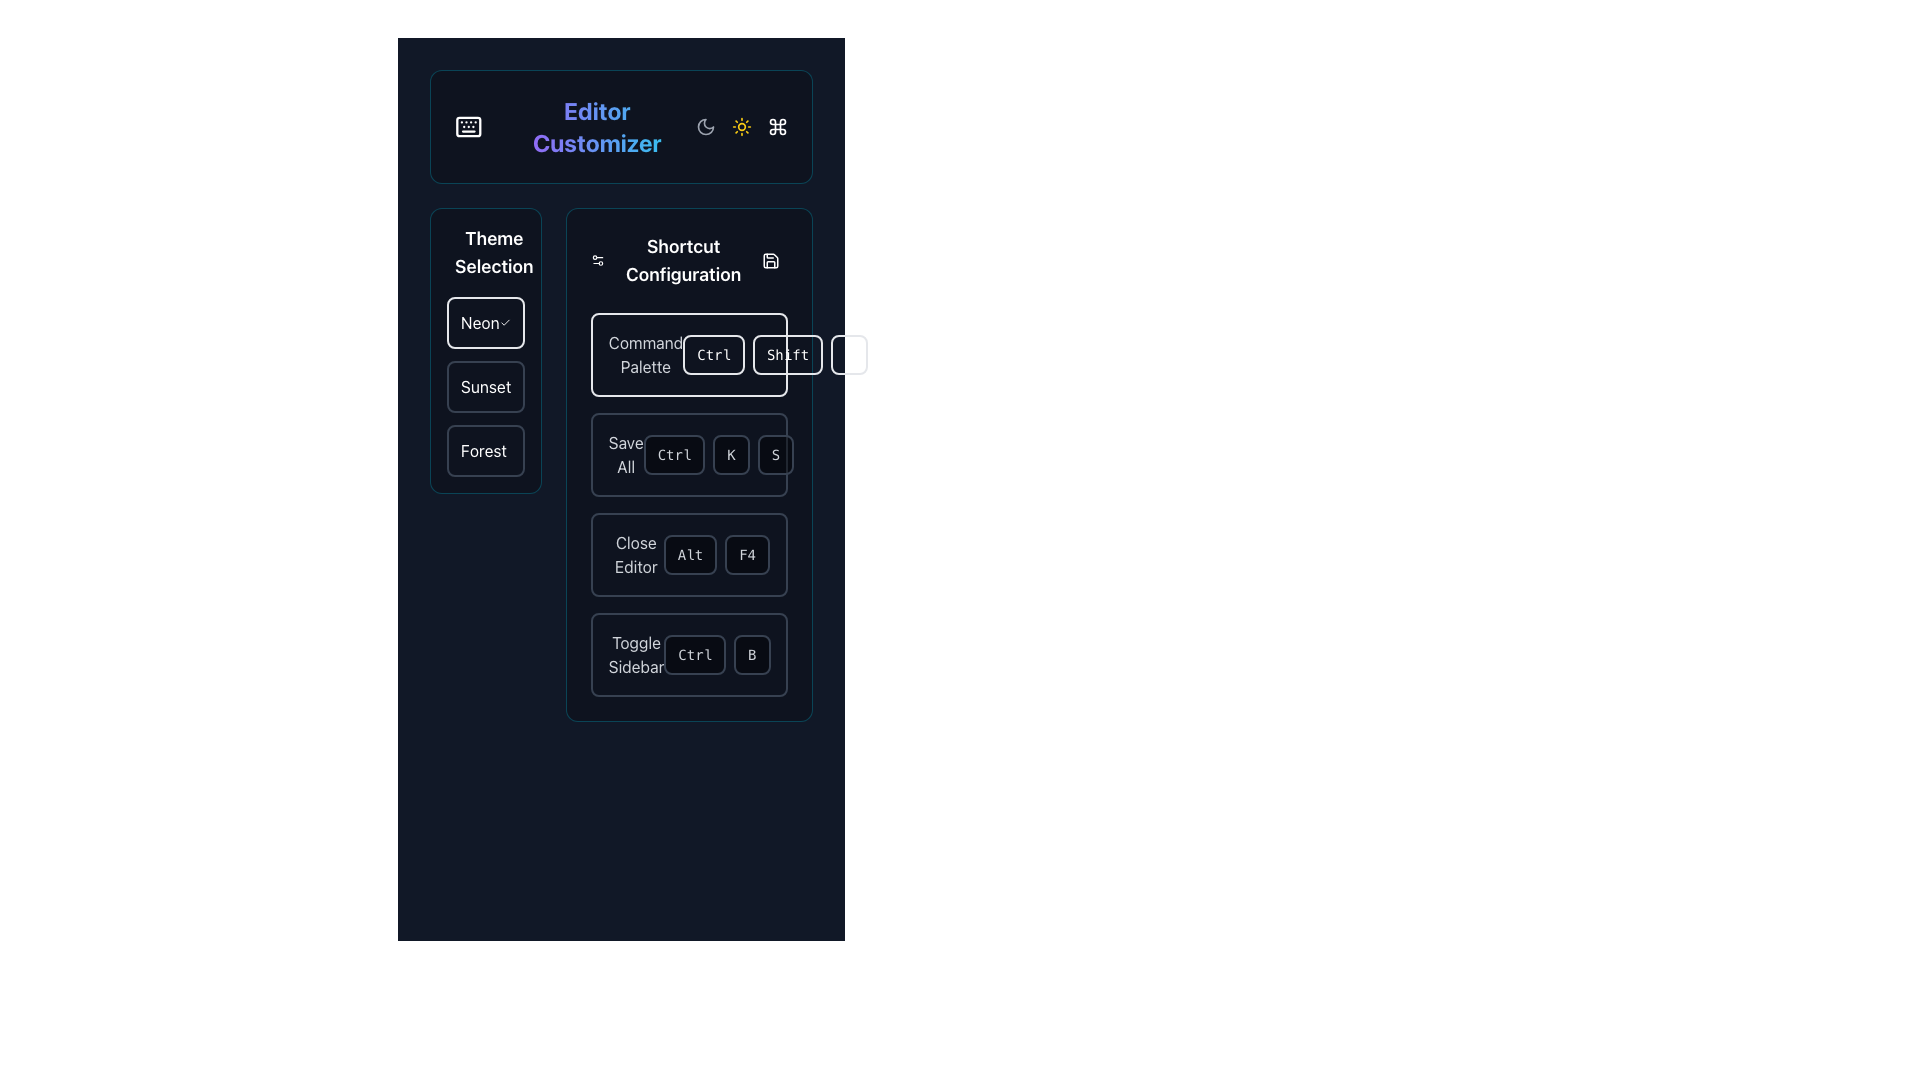  I want to click on the 'Shift' button, which is the second button in the horizontal row under the 'Shortcut Configuration' section of the 'Command Palette'. It has a cyan border and semi-transparent cyan background with the text 'Shift' in a monospaced typeface, so click(786, 353).